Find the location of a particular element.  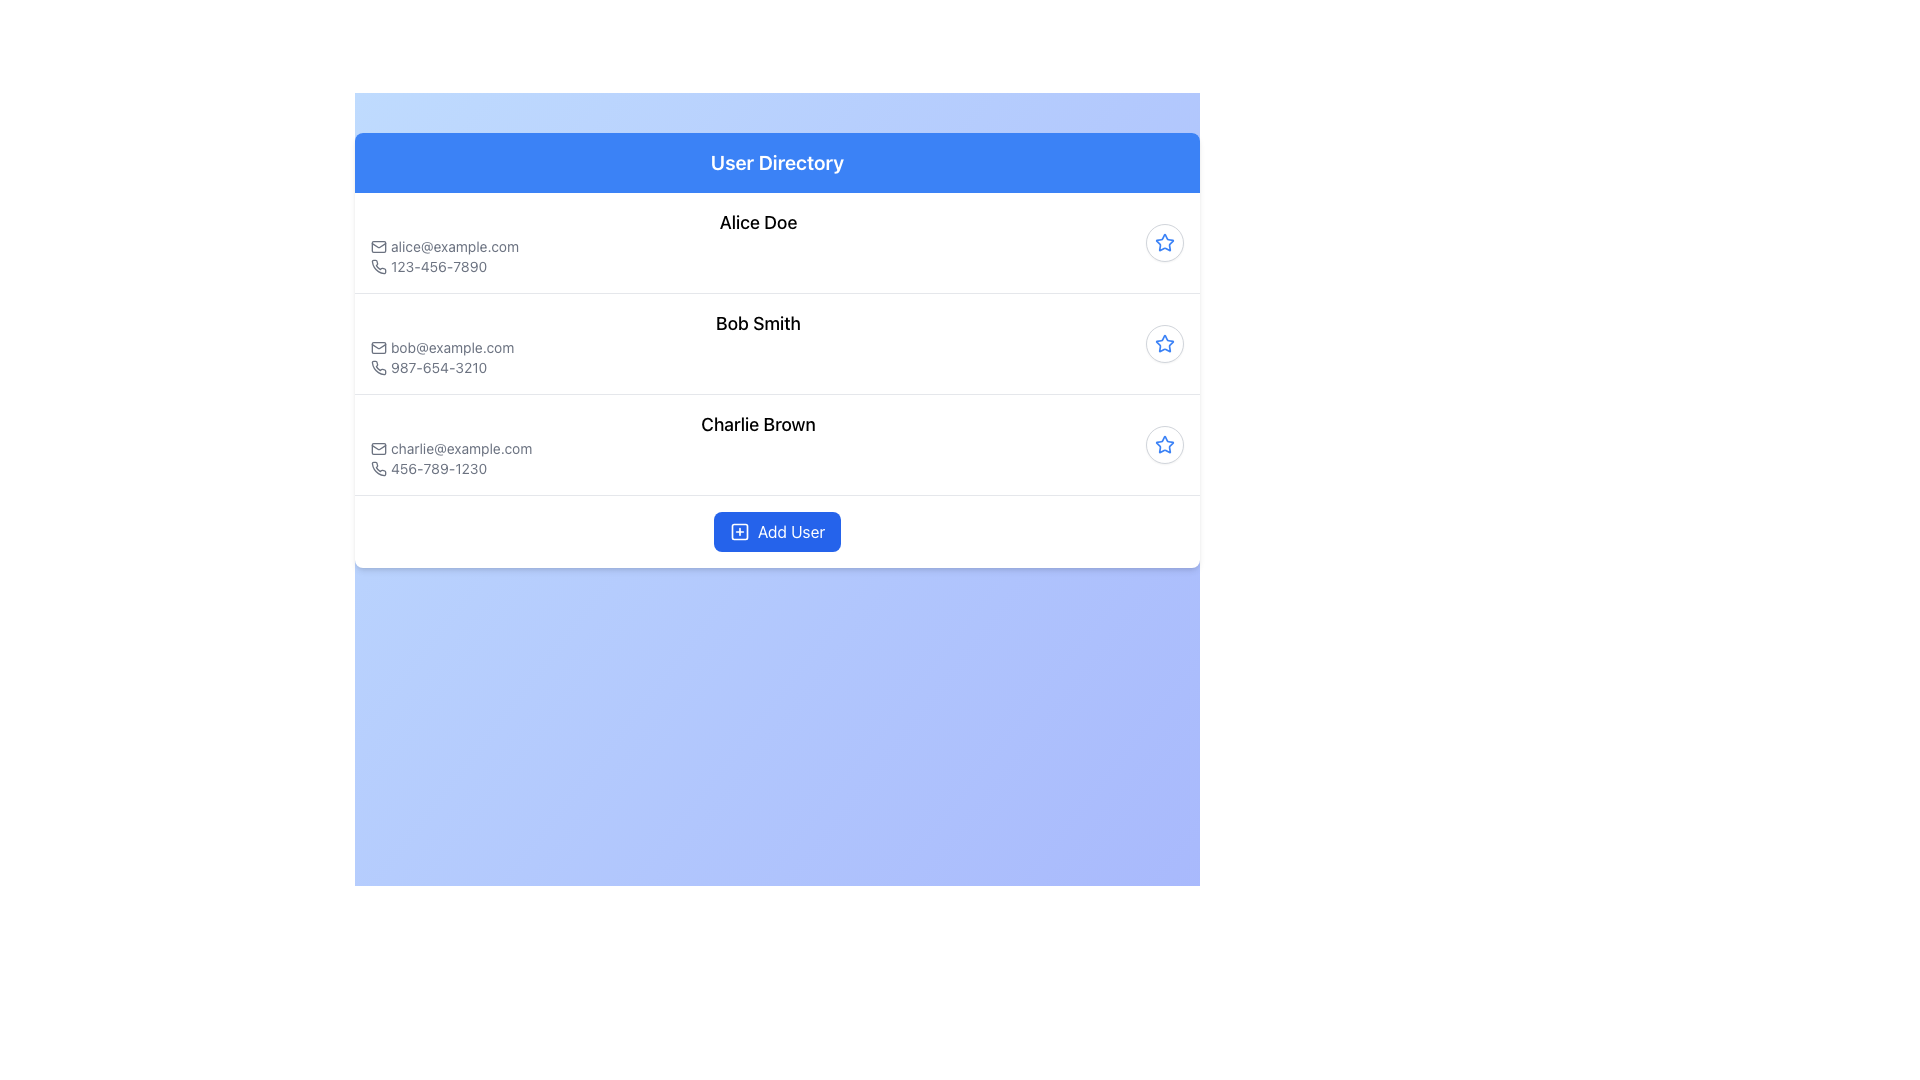

the 'Add User' icon located at the bottom center of the interface, which initiates the 'Add User' action is located at coordinates (738, 531).